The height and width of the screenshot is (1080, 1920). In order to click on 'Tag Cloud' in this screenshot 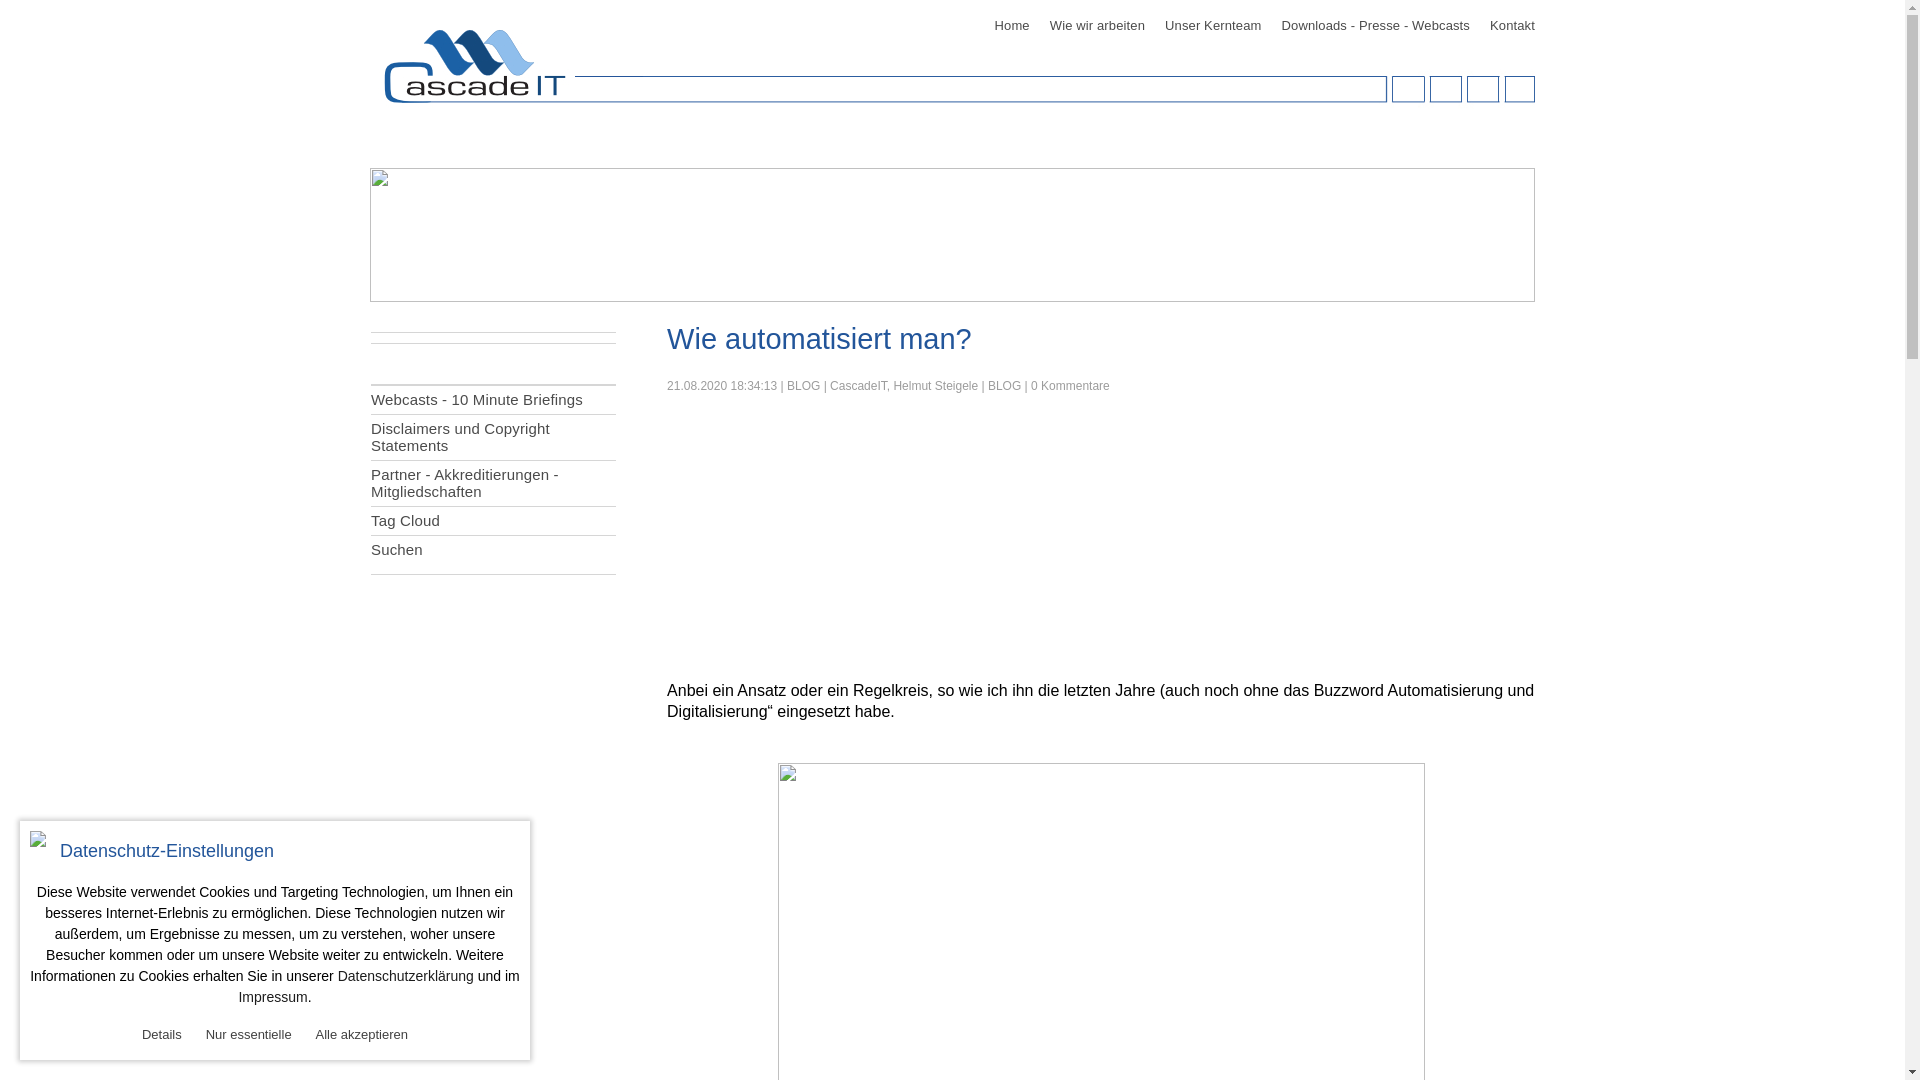, I will do `click(493, 519)`.